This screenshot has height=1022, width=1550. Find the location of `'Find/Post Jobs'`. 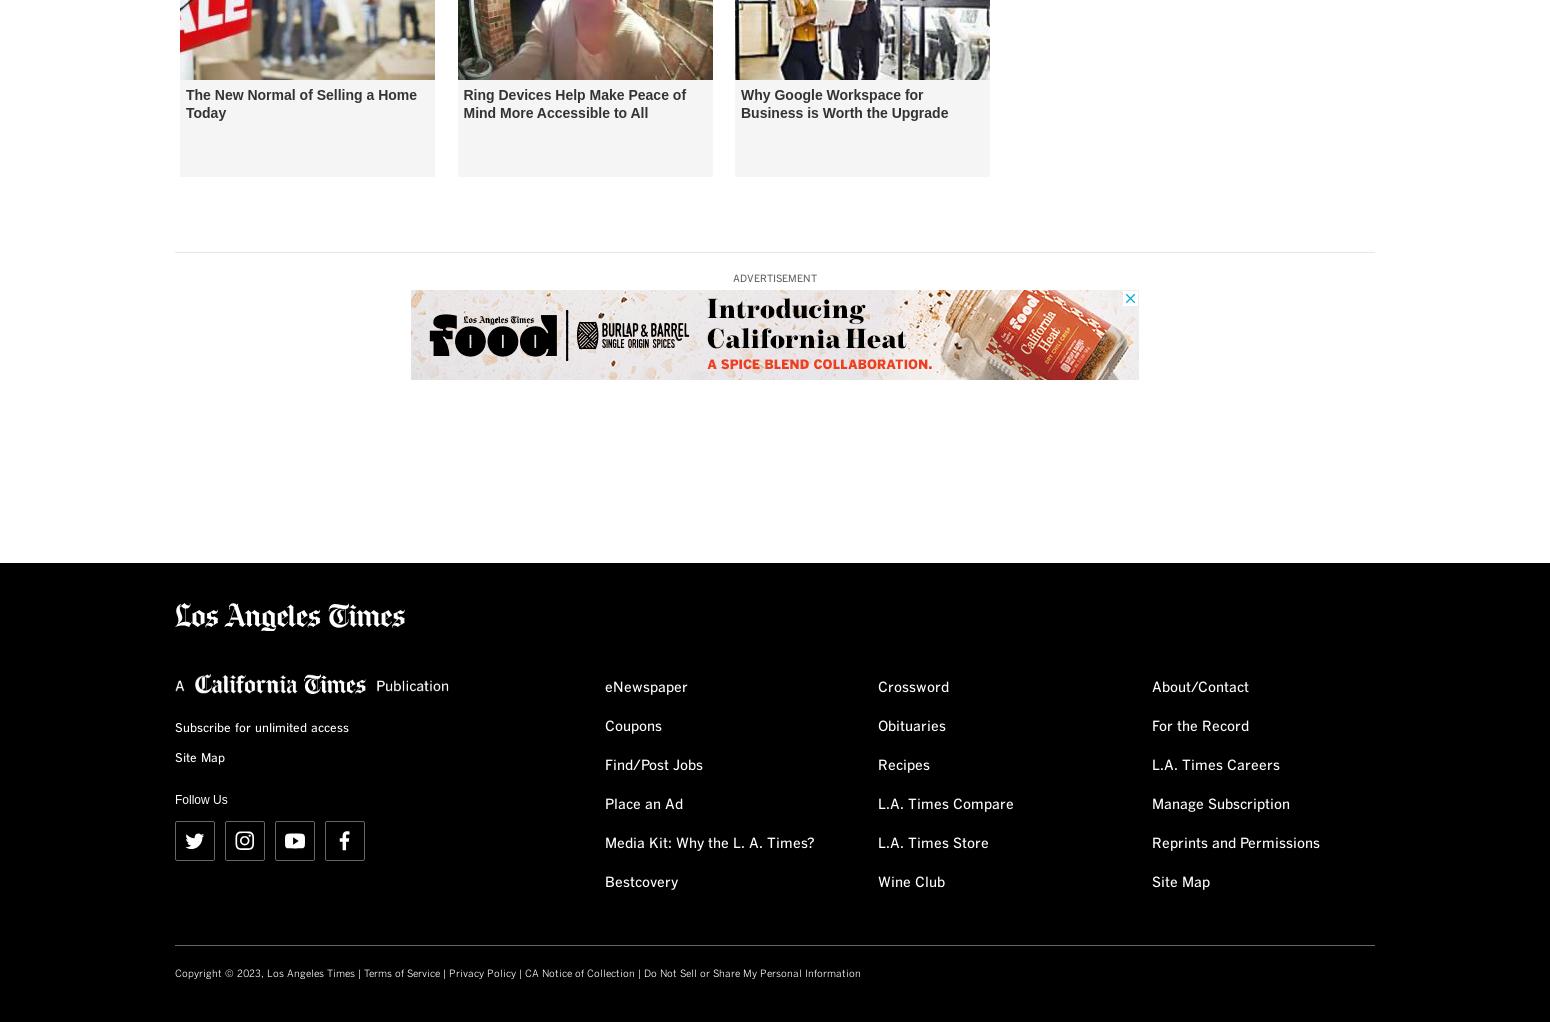

'Find/Post Jobs' is located at coordinates (652, 764).